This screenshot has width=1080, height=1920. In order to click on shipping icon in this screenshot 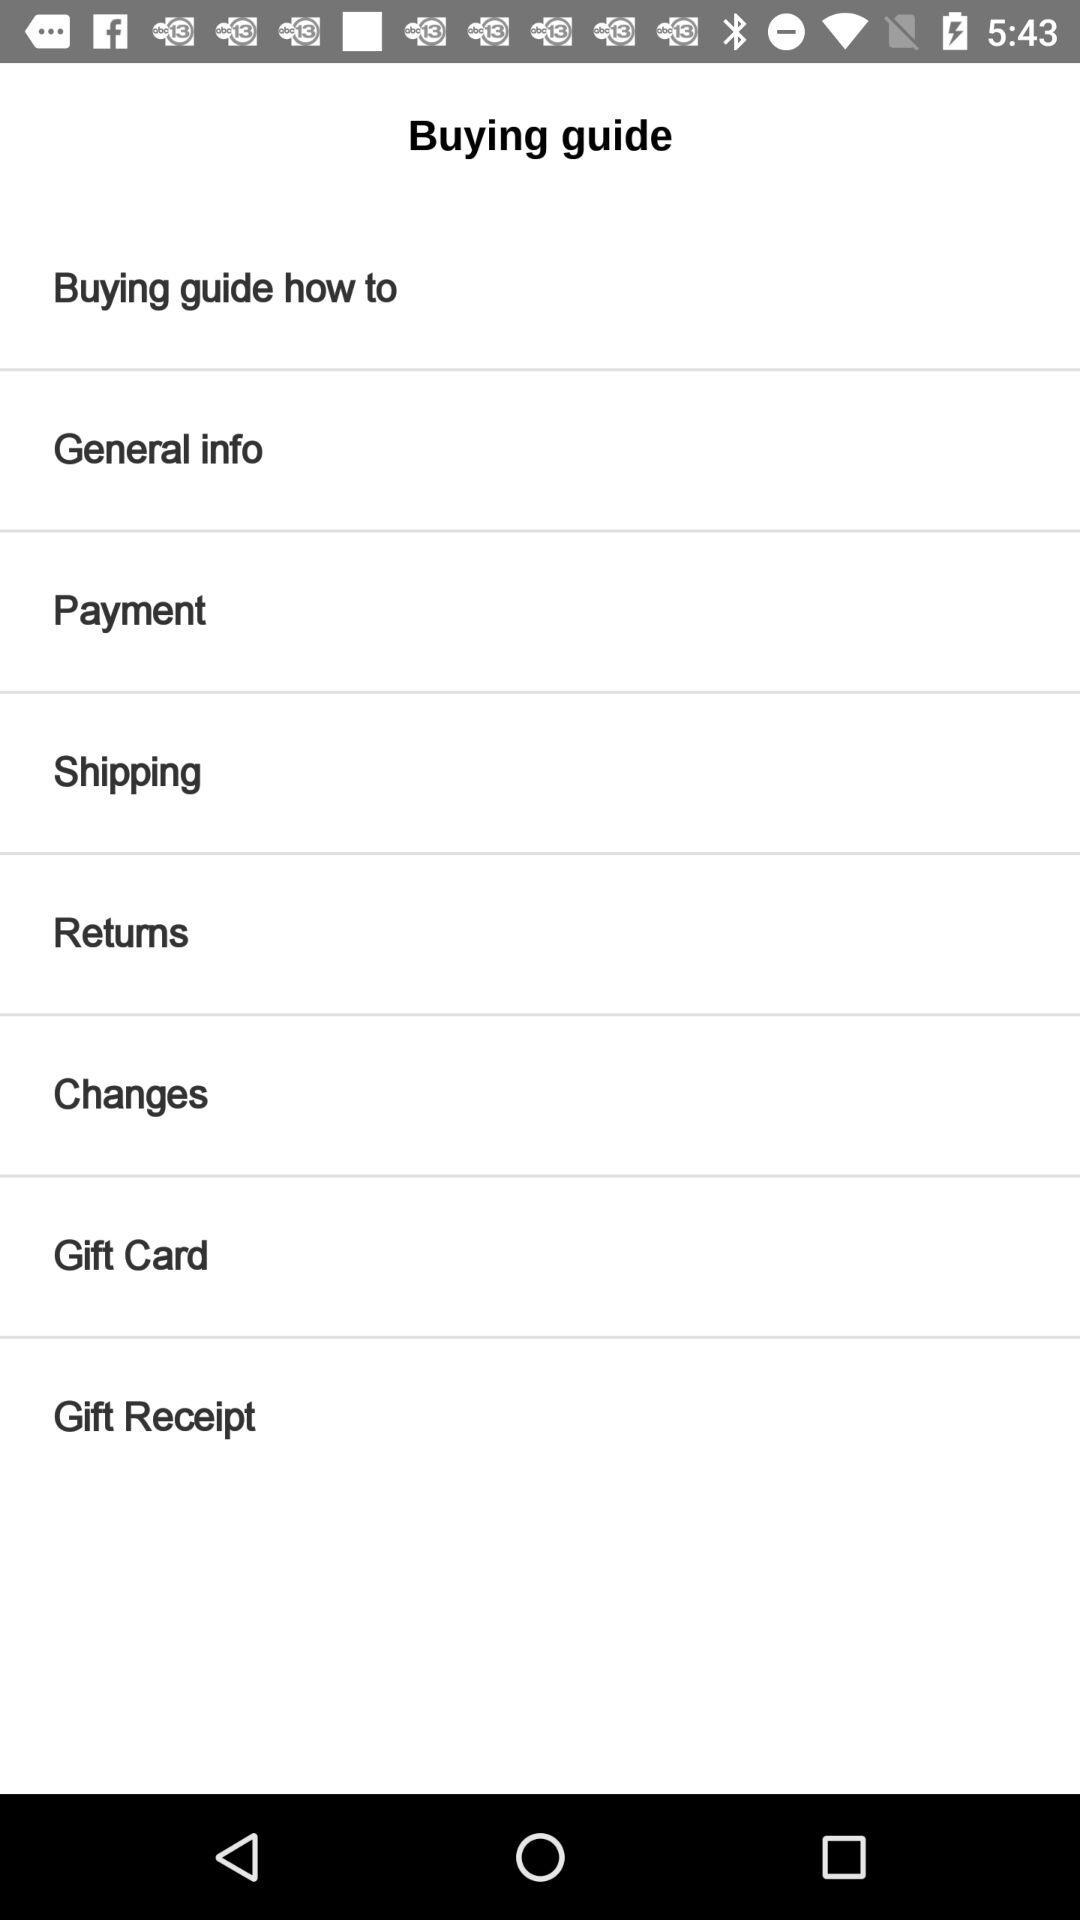, I will do `click(540, 771)`.